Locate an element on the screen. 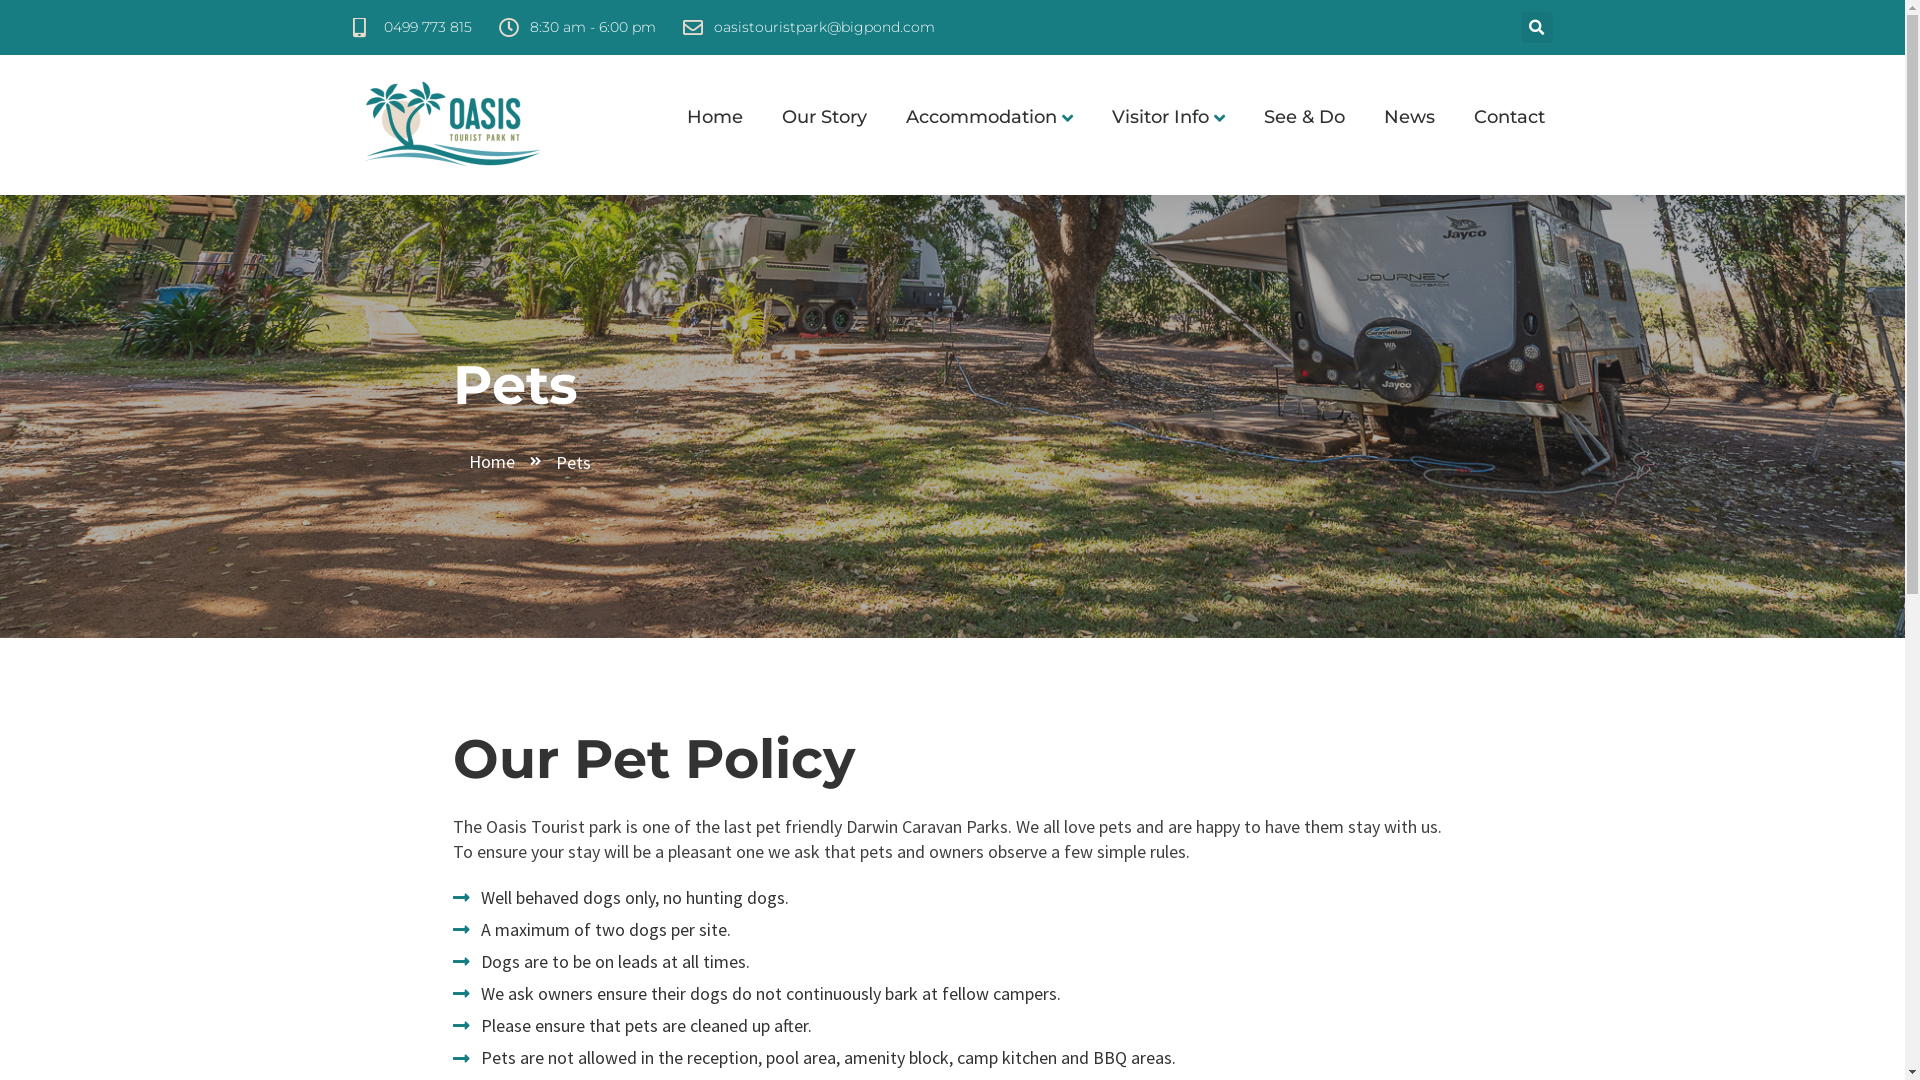 The height and width of the screenshot is (1080, 1920). 'See & Do' is located at coordinates (1294, 117).